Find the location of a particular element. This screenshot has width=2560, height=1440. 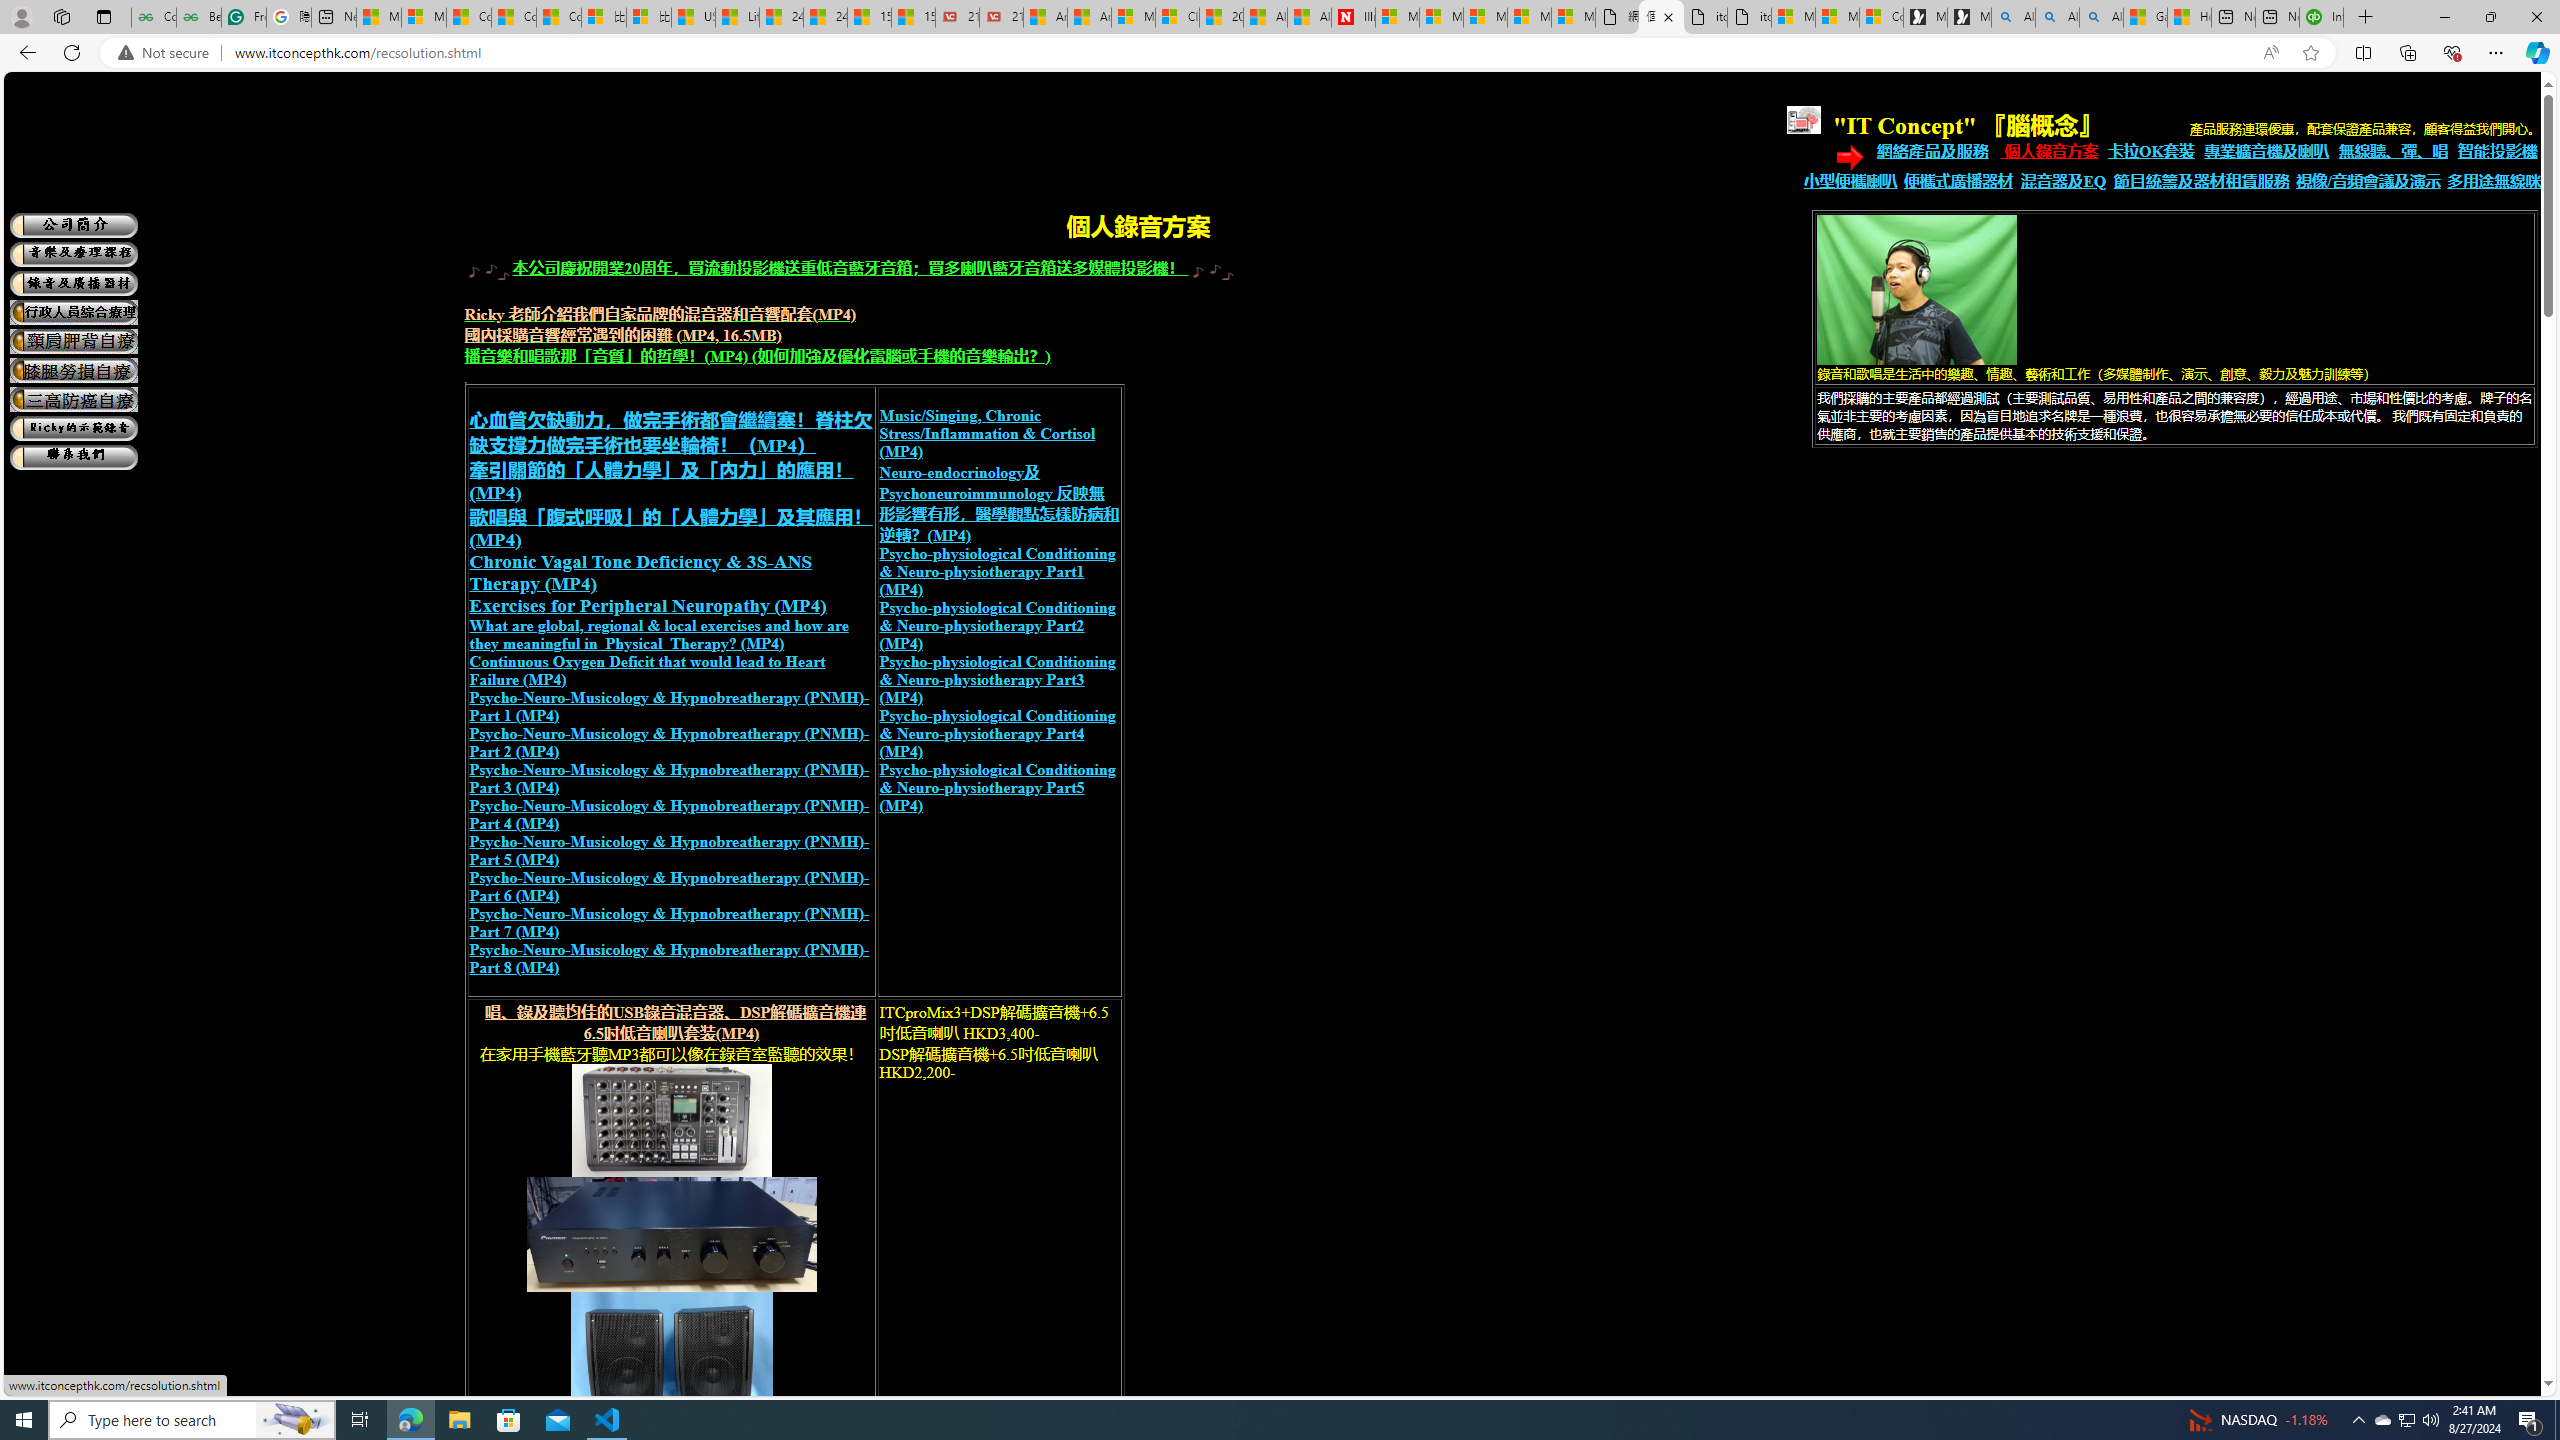

'Alabama high school quarterback dies - Search' is located at coordinates (2013, 16).